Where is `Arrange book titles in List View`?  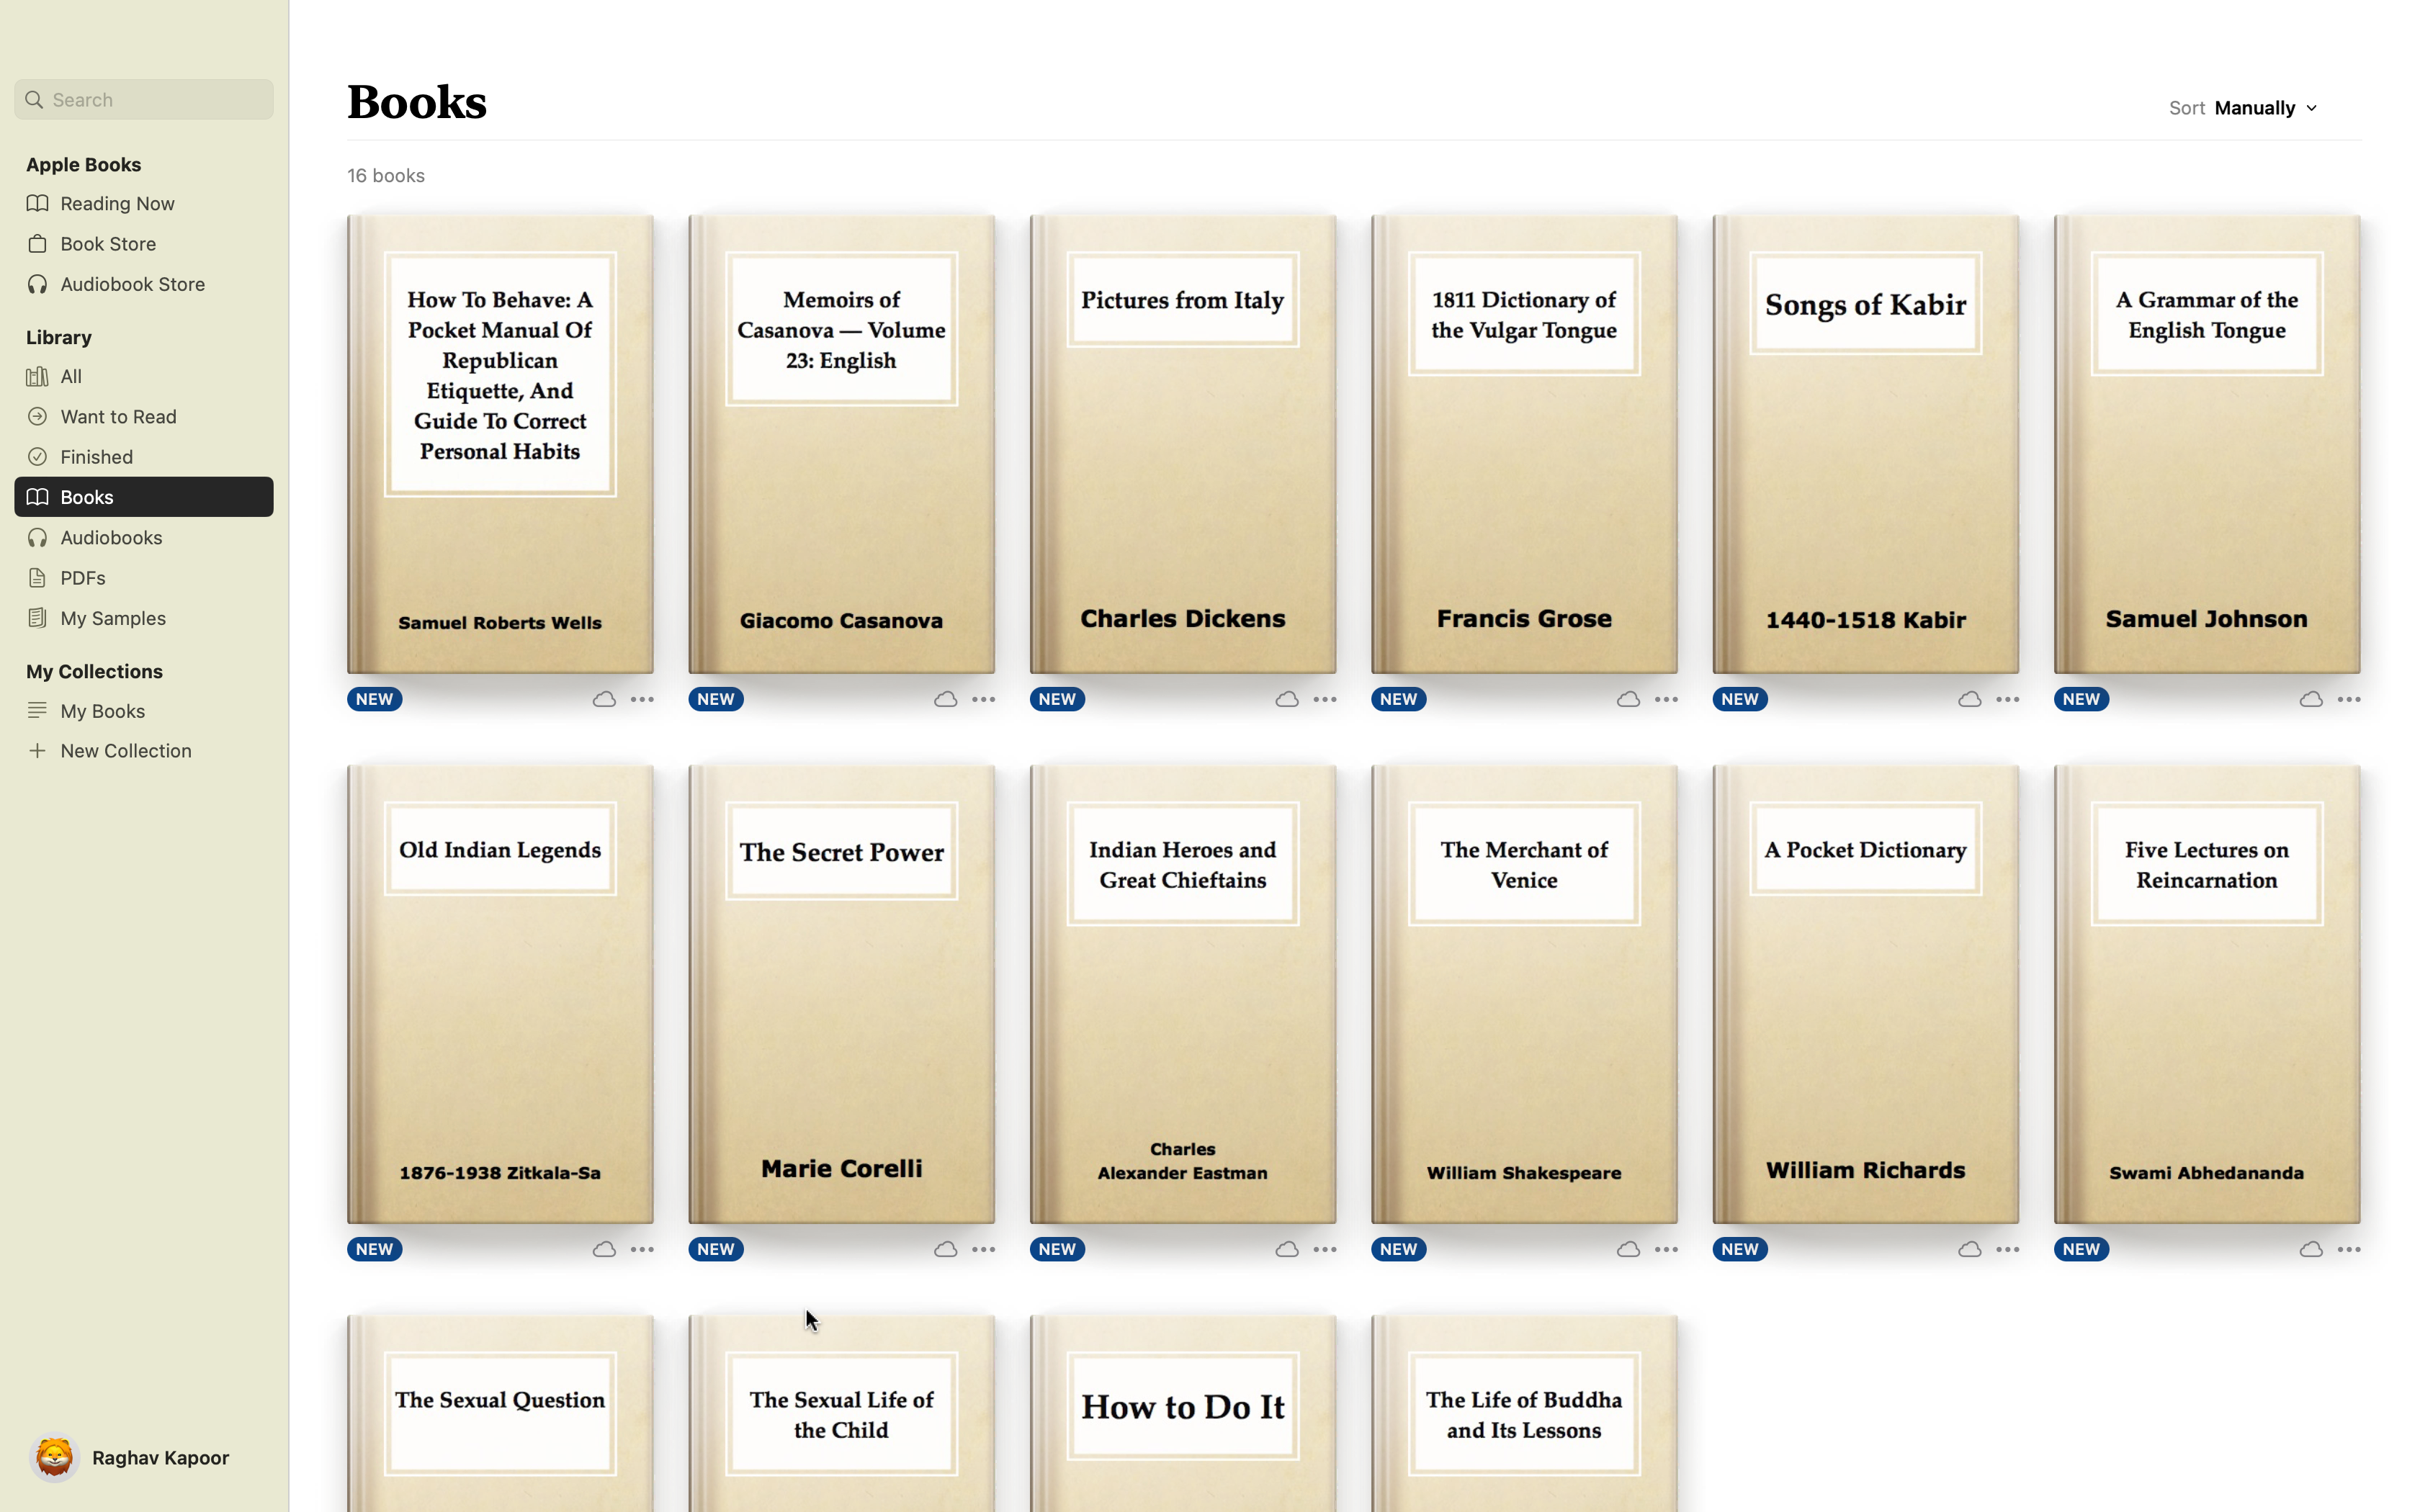
Arrange book titles in List View is located at coordinates (2269, 111).